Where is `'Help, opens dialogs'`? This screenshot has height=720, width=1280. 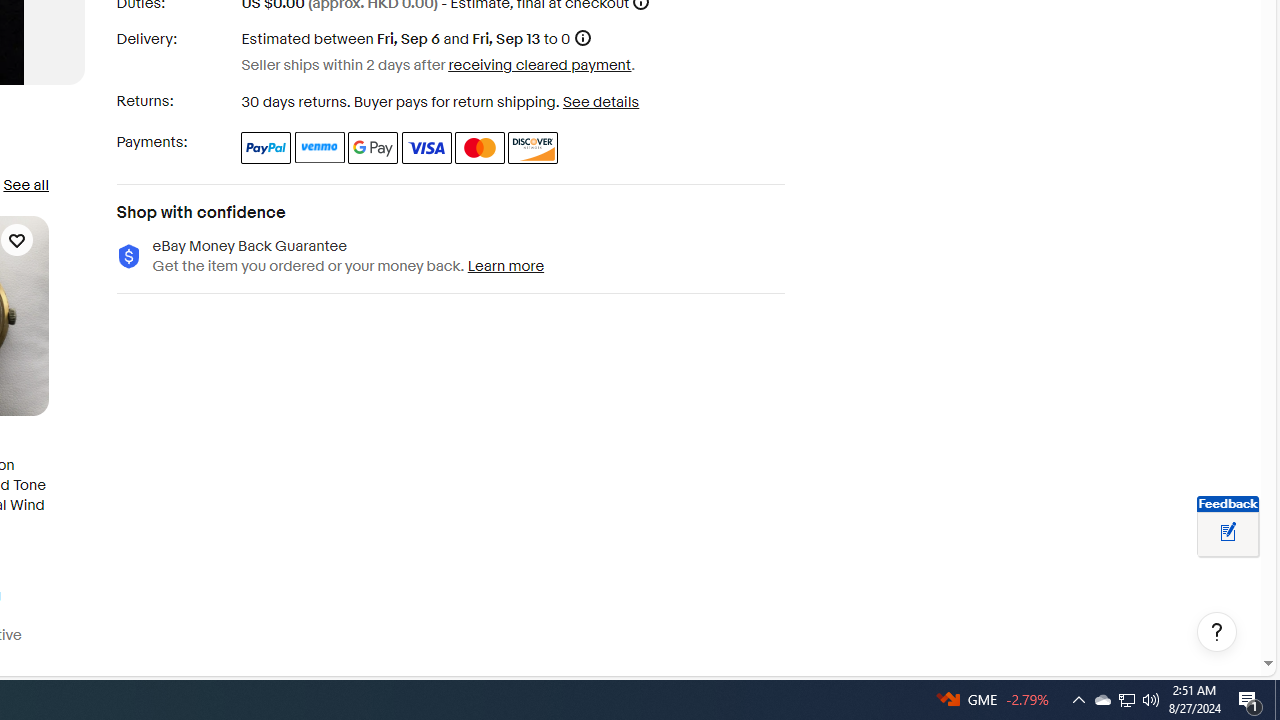
'Help, opens dialogs' is located at coordinates (1216, 632).